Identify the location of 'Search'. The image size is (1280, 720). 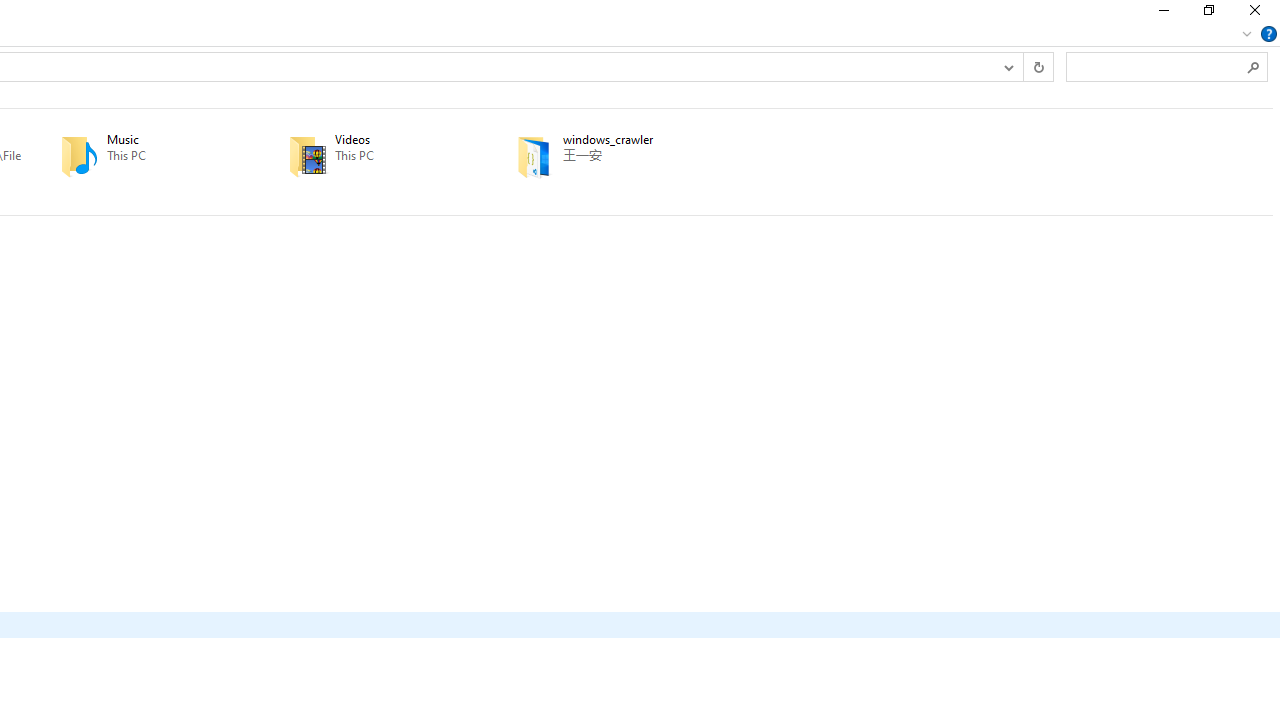
(1252, 65).